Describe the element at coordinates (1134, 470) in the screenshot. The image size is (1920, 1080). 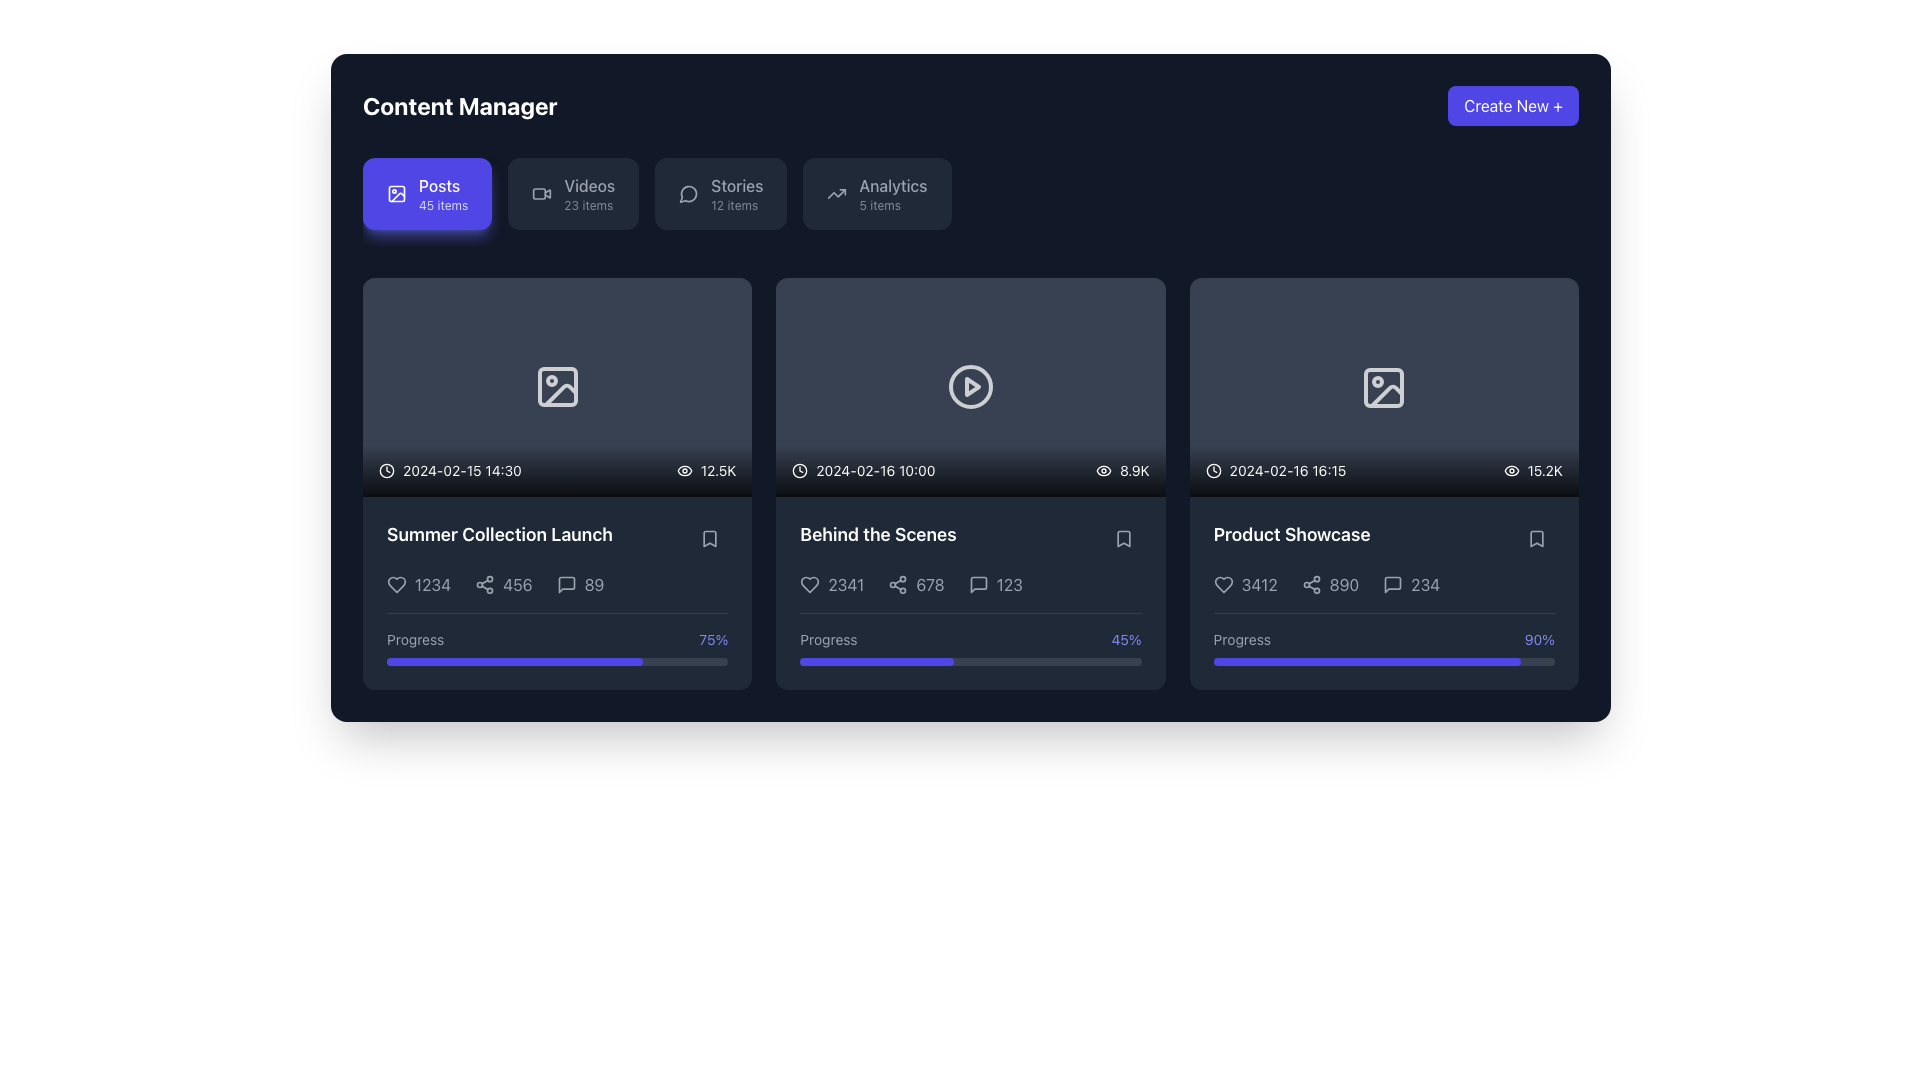
I see `the numerical value display text label located to the right of the eye-shaped icon in the third card under 'Product Showcase'` at that location.